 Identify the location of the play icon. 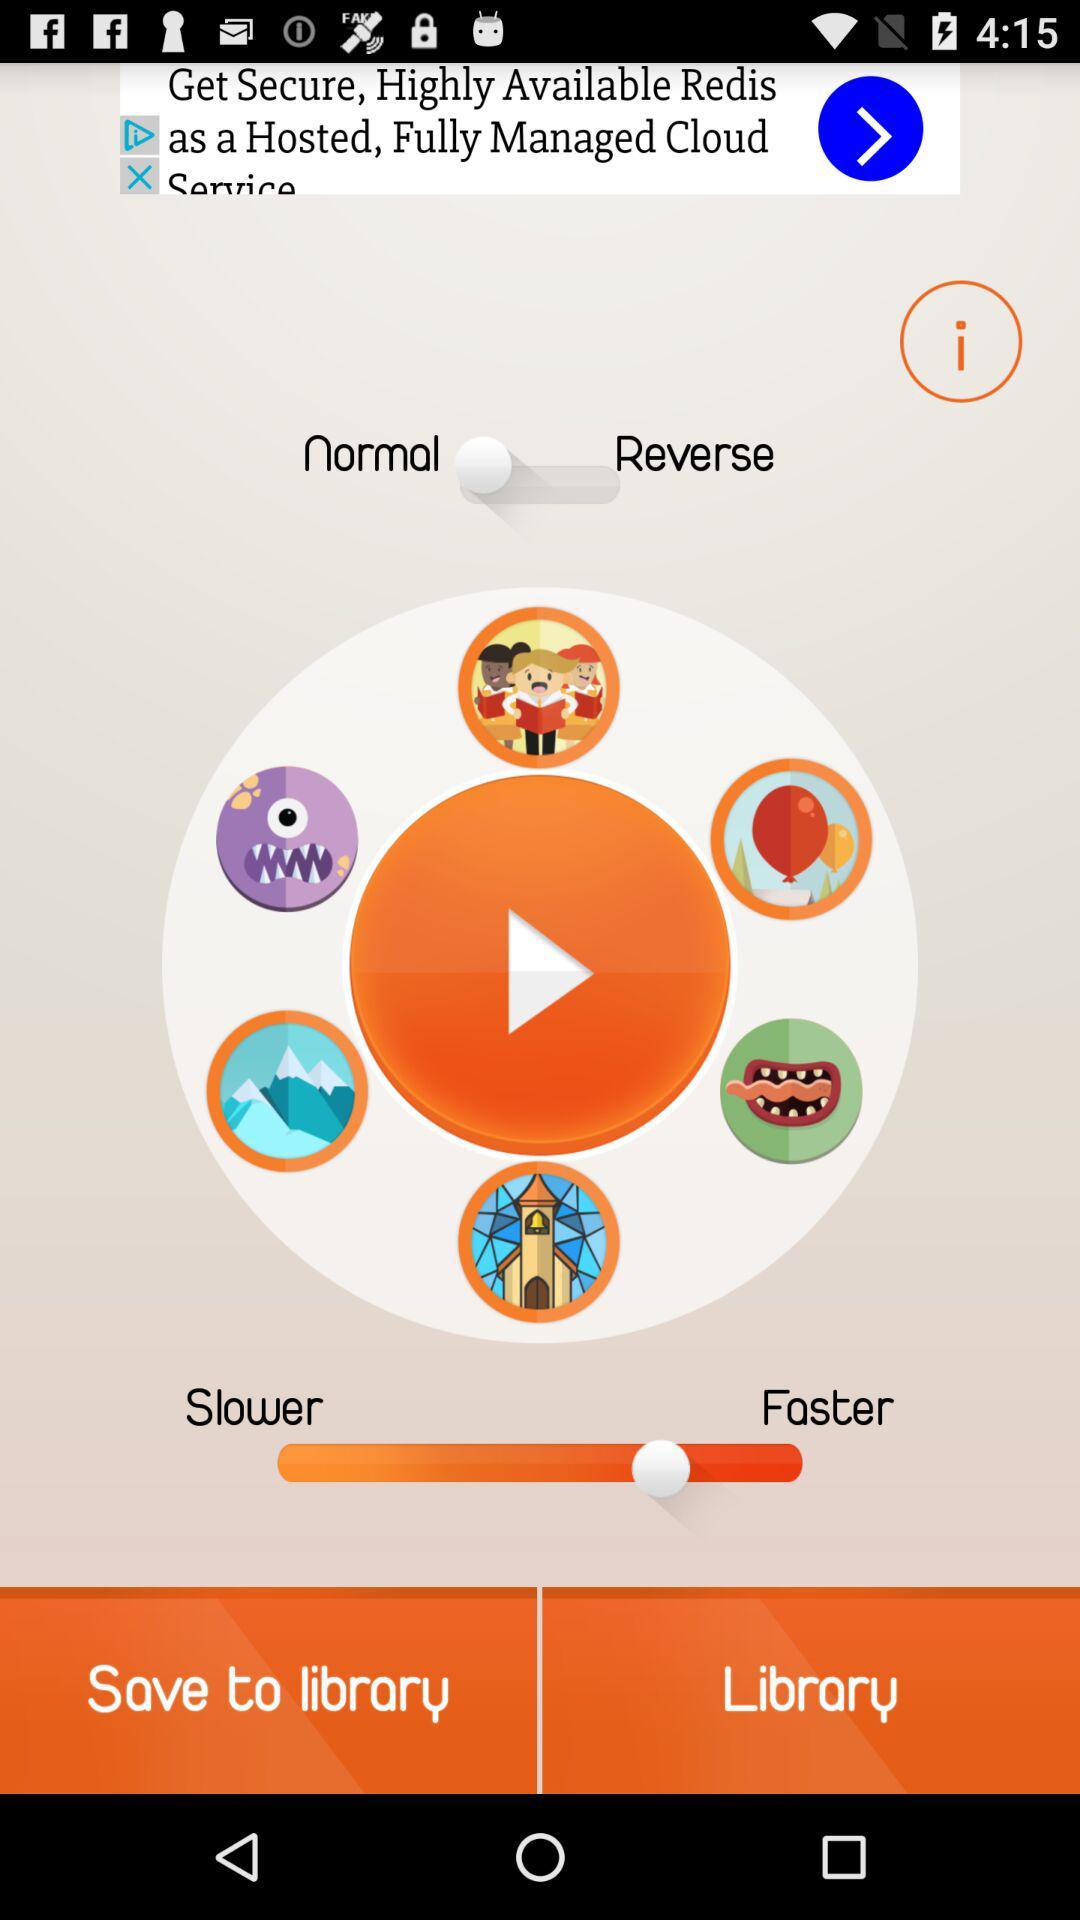
(540, 965).